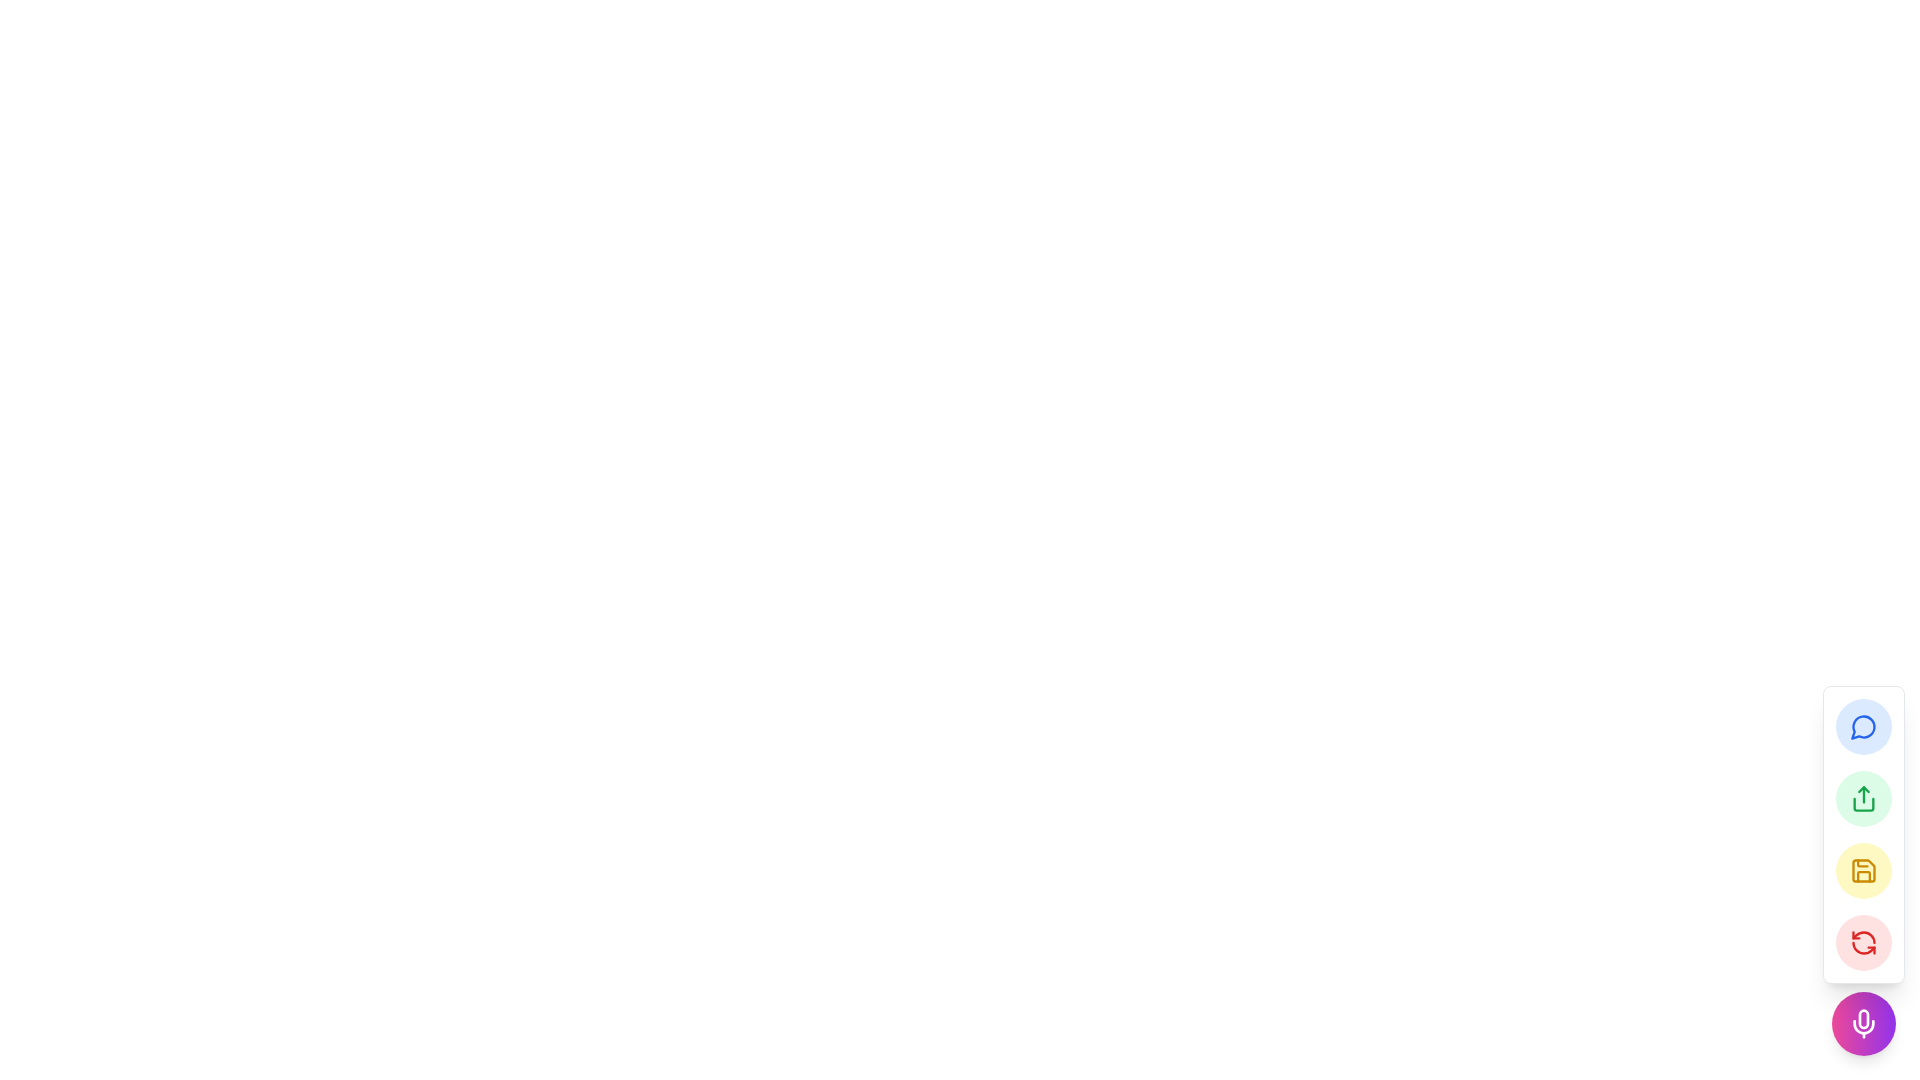  What do you see at coordinates (1862, 870) in the screenshot?
I see `the 'Save' button, which is the third button in a vertical set located on the right edge of the interface` at bounding box center [1862, 870].